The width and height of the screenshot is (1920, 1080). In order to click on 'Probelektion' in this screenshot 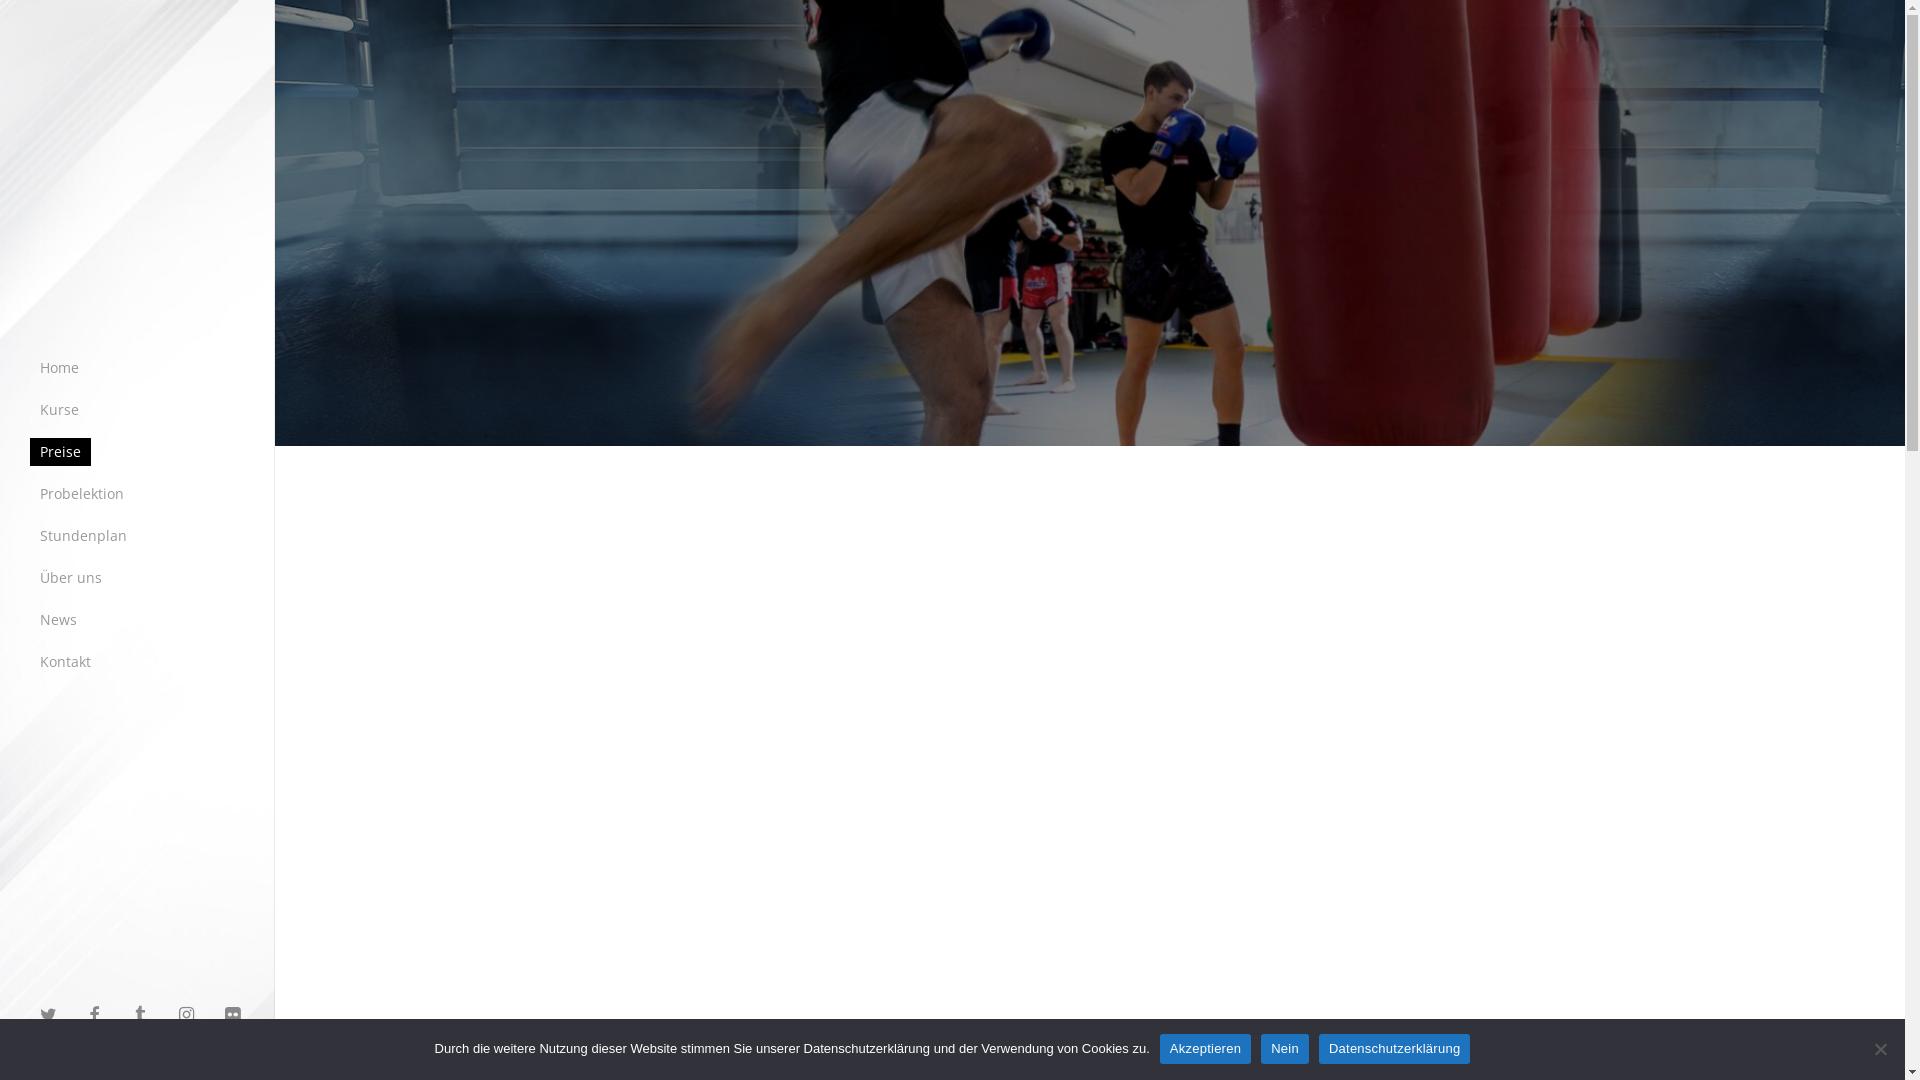, I will do `click(80, 493)`.